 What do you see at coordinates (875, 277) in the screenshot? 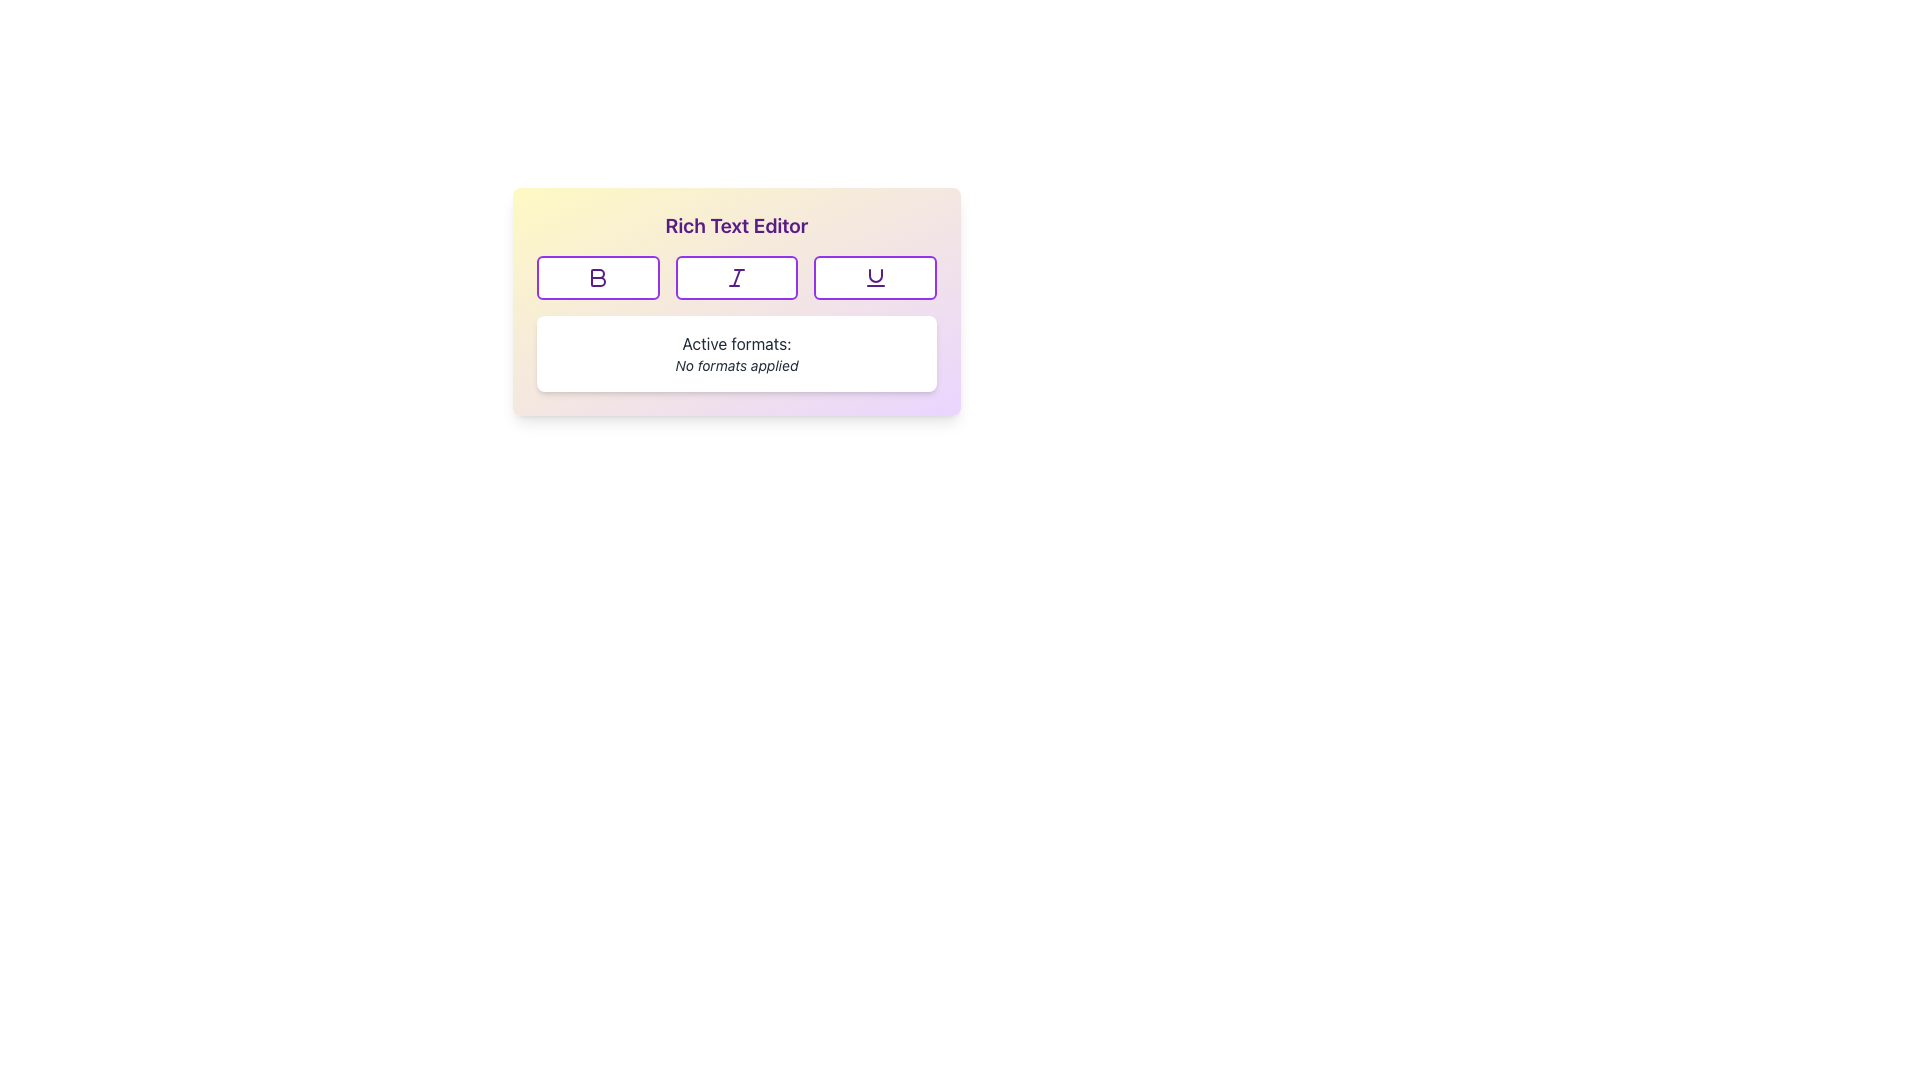
I see `the underline button located in the Rich Text Editor` at bounding box center [875, 277].